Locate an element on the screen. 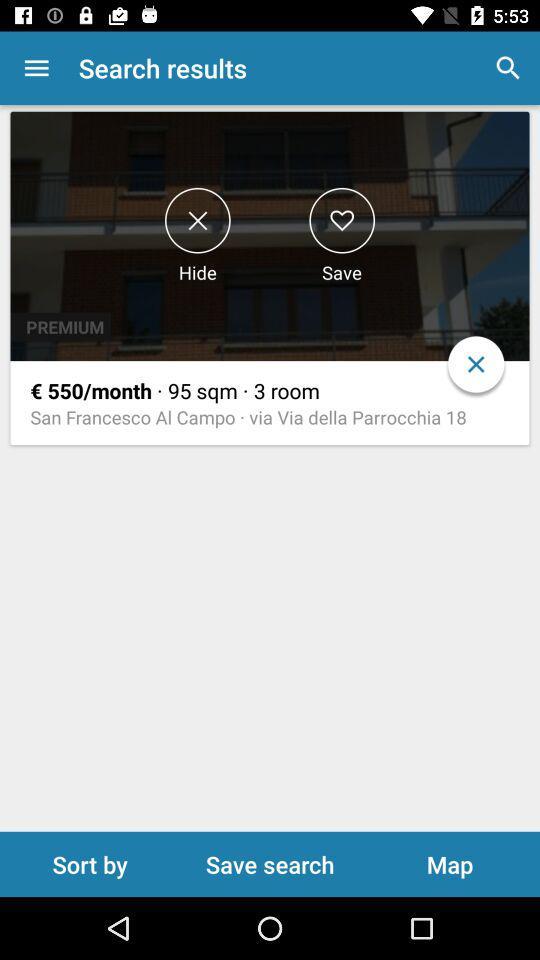 This screenshot has width=540, height=960. option is located at coordinates (341, 220).